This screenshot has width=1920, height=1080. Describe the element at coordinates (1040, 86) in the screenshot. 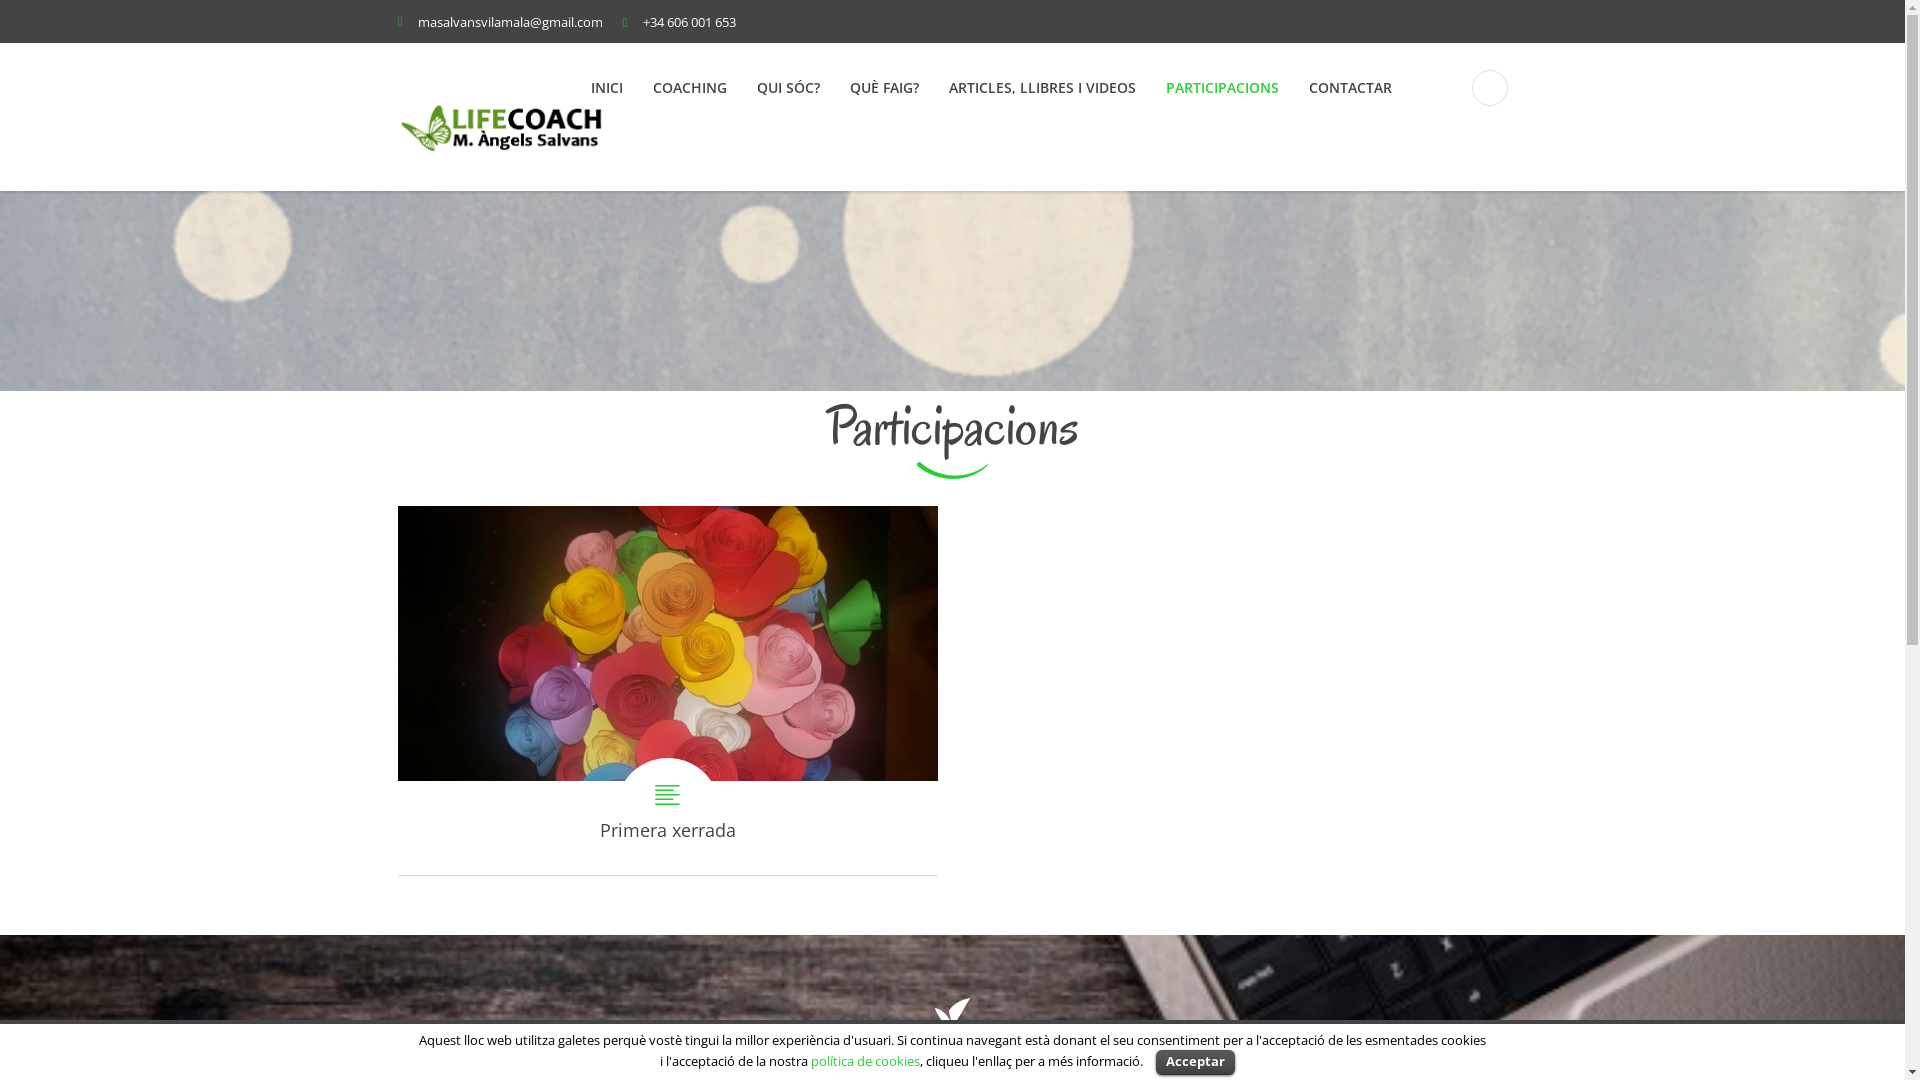

I see `'ARTICLES, LLIBRES I VIDEOS'` at that location.